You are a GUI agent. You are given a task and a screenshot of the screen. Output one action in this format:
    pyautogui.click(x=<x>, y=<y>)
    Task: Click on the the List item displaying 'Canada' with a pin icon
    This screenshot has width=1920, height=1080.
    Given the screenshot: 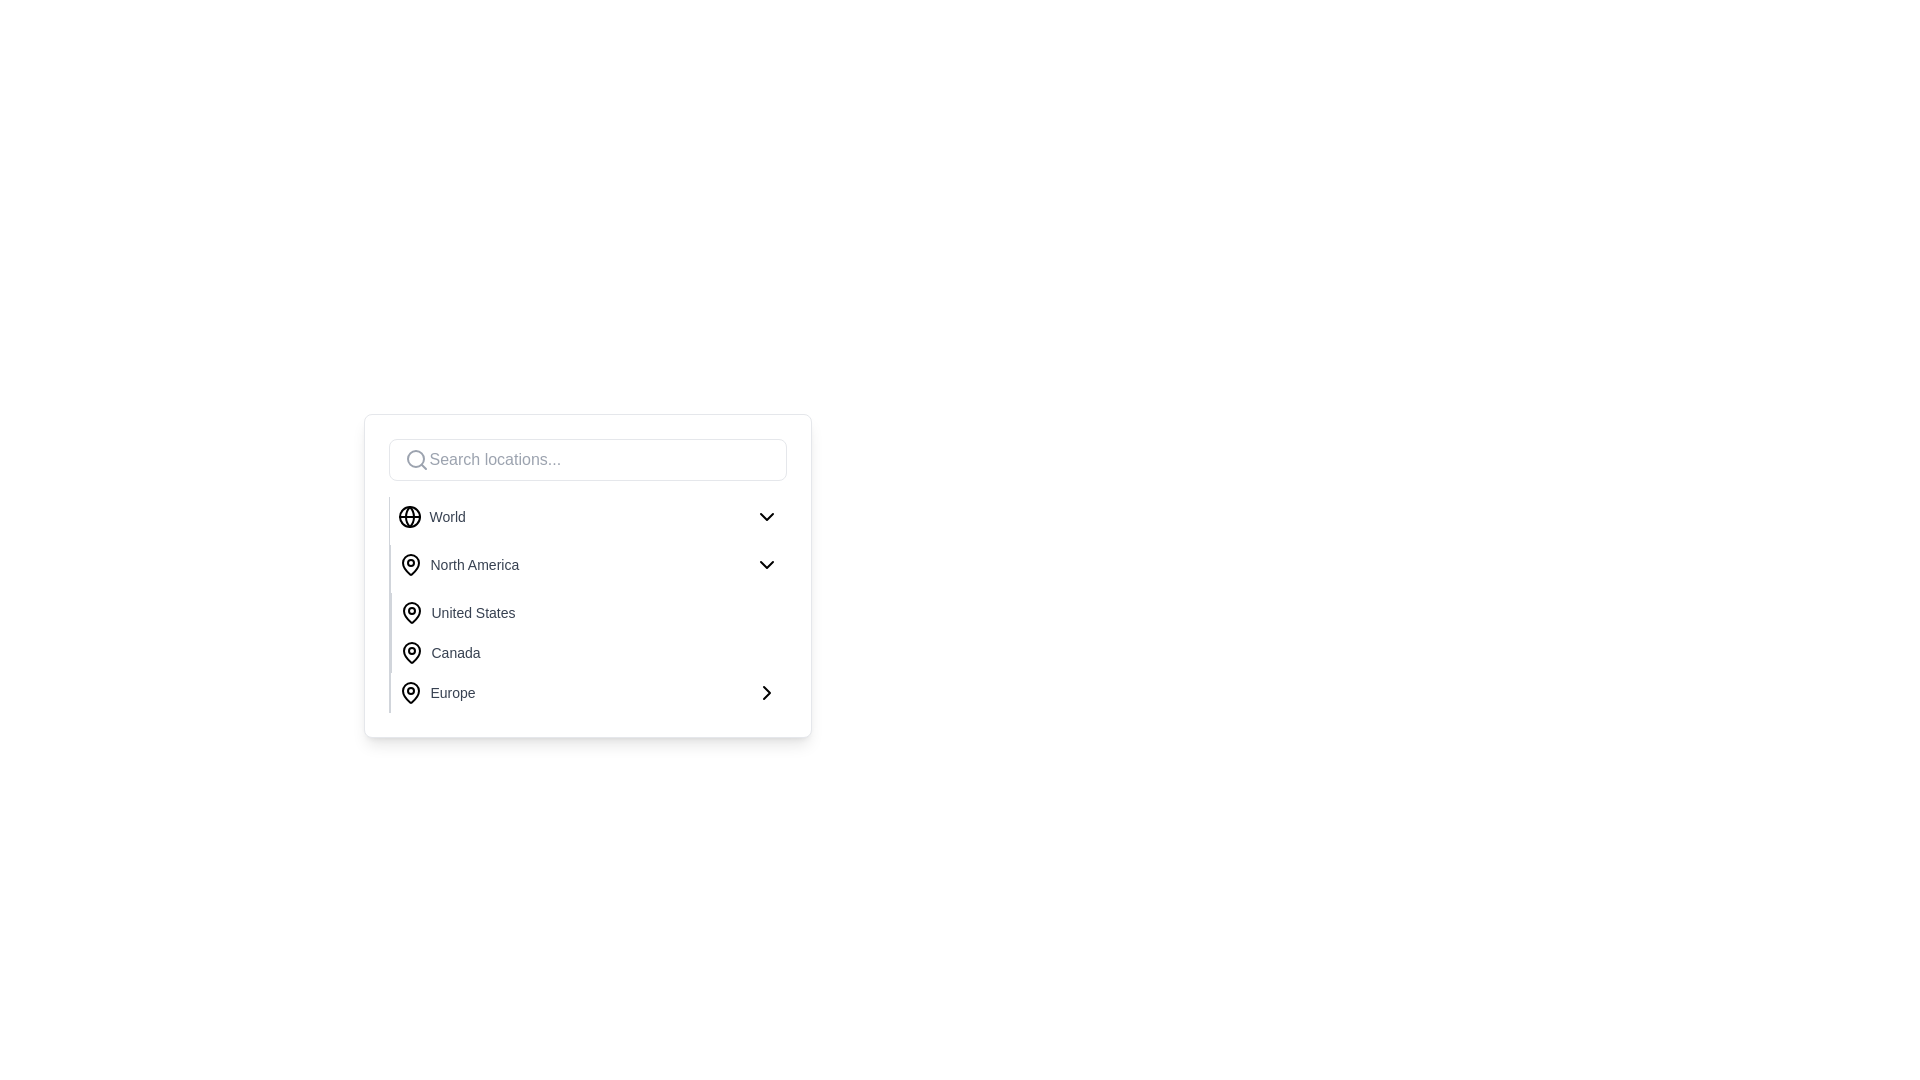 What is the action you would take?
    pyautogui.click(x=439, y=652)
    